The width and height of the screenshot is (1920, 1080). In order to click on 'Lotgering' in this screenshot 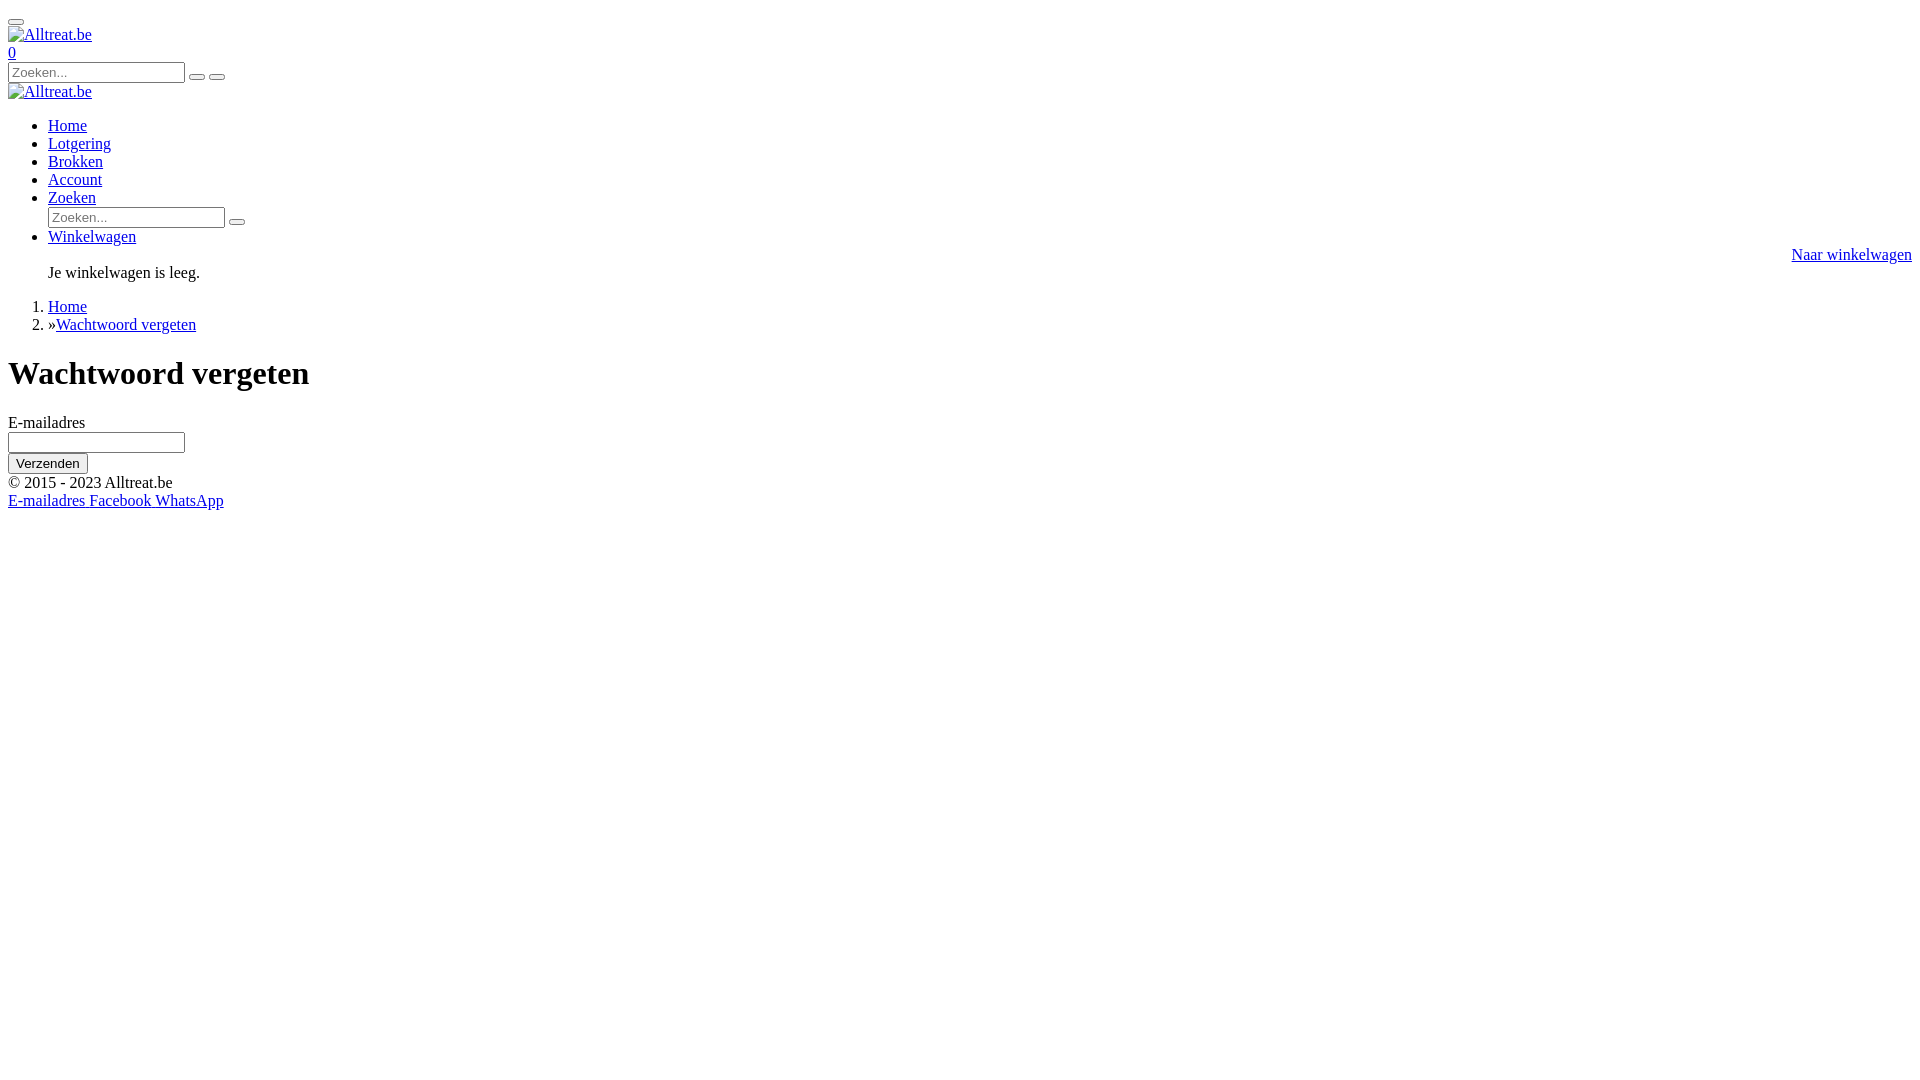, I will do `click(48, 142)`.